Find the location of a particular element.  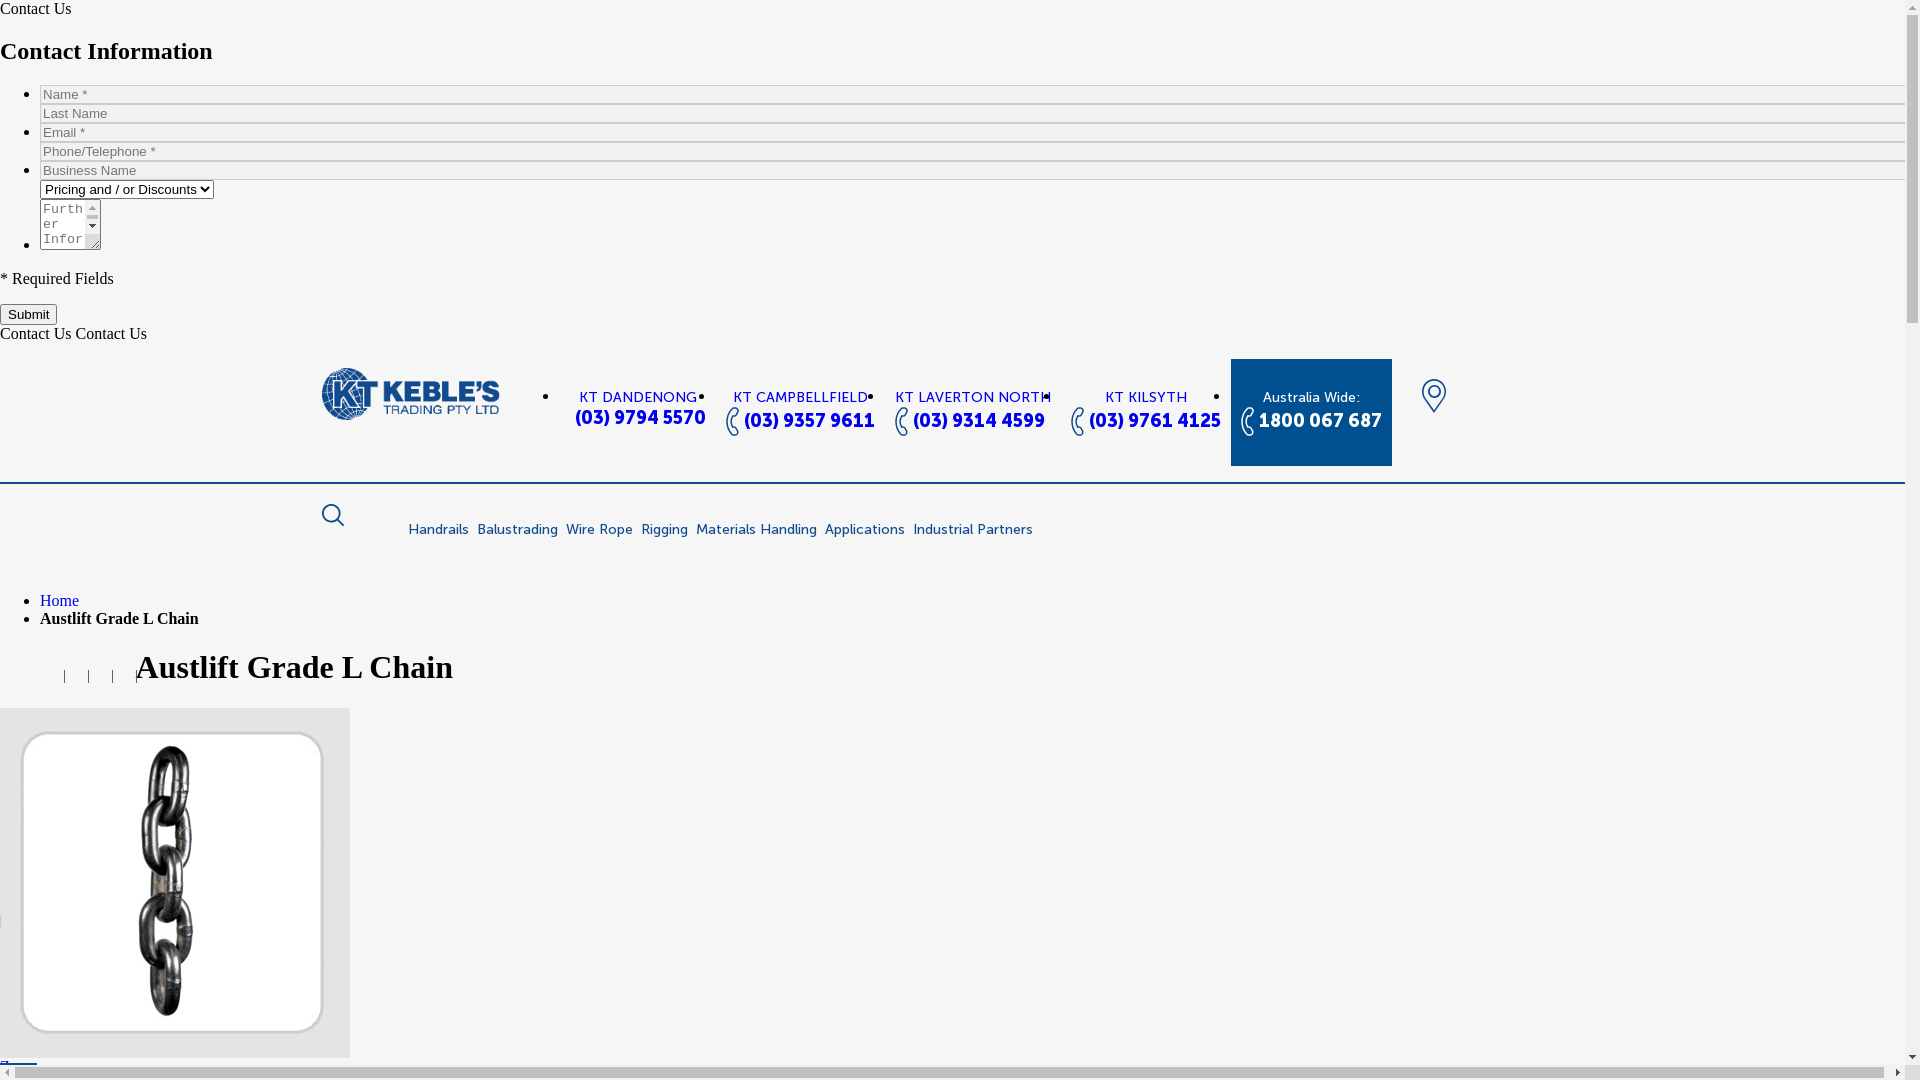

'Applications' is located at coordinates (864, 528).